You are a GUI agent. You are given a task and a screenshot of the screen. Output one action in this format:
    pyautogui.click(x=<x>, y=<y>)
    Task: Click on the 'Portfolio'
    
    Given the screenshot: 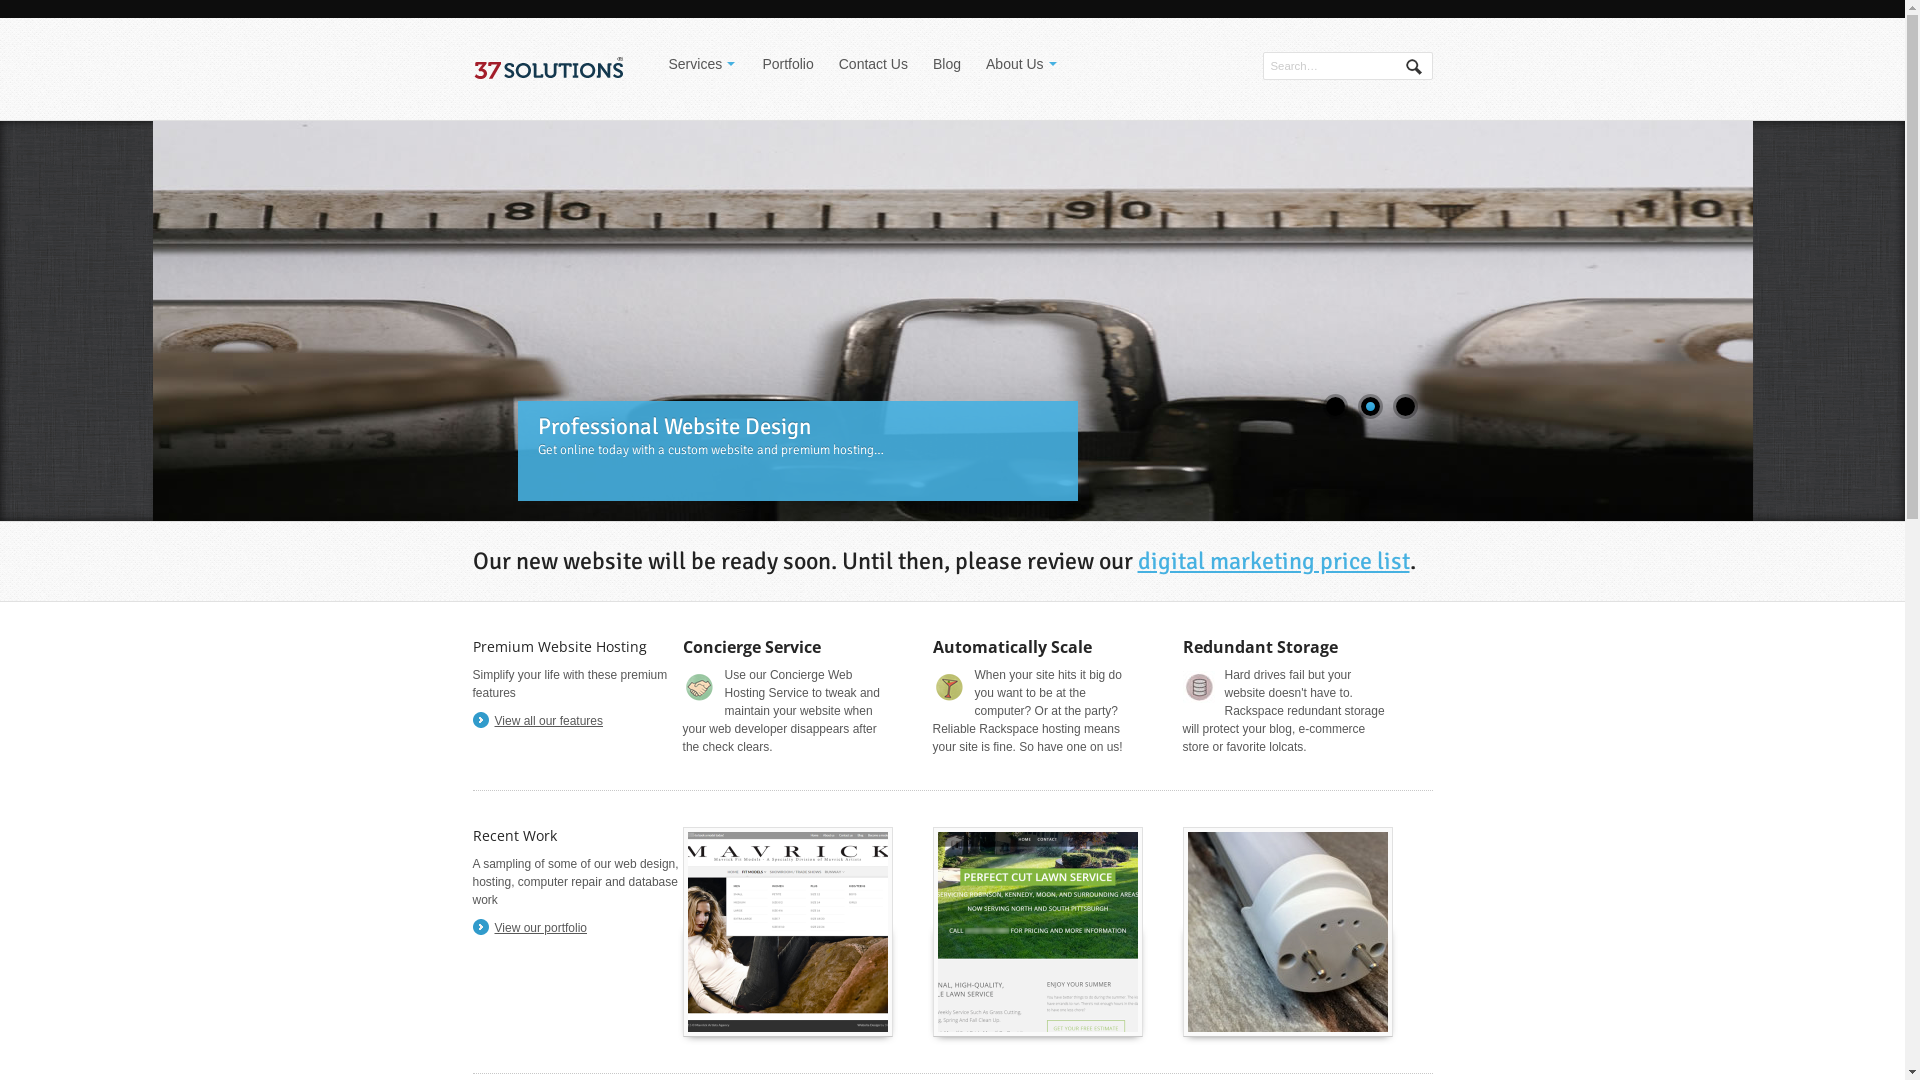 What is the action you would take?
    pyautogui.click(x=751, y=64)
    